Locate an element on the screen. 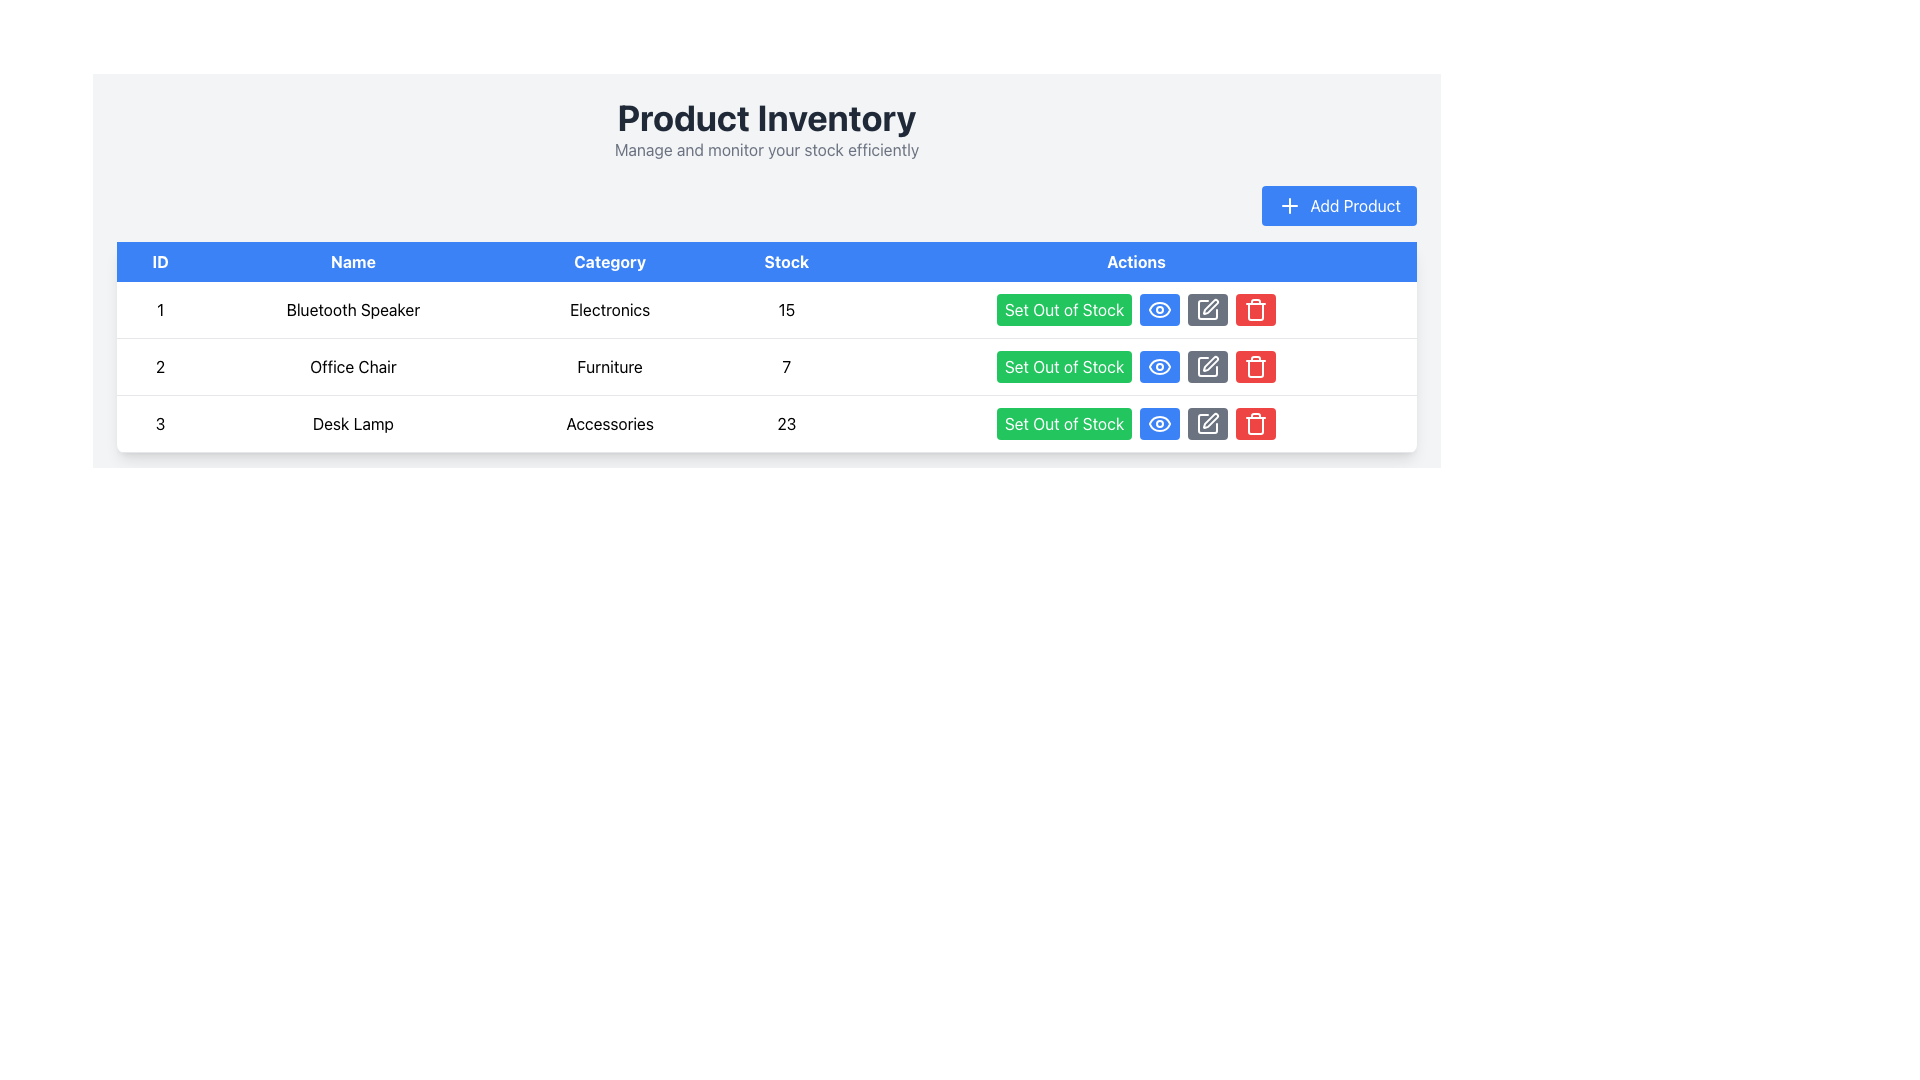 This screenshot has height=1080, width=1920. the 'Add Product' button located in the top-right corner of the header section above the product list is located at coordinates (1339, 205).